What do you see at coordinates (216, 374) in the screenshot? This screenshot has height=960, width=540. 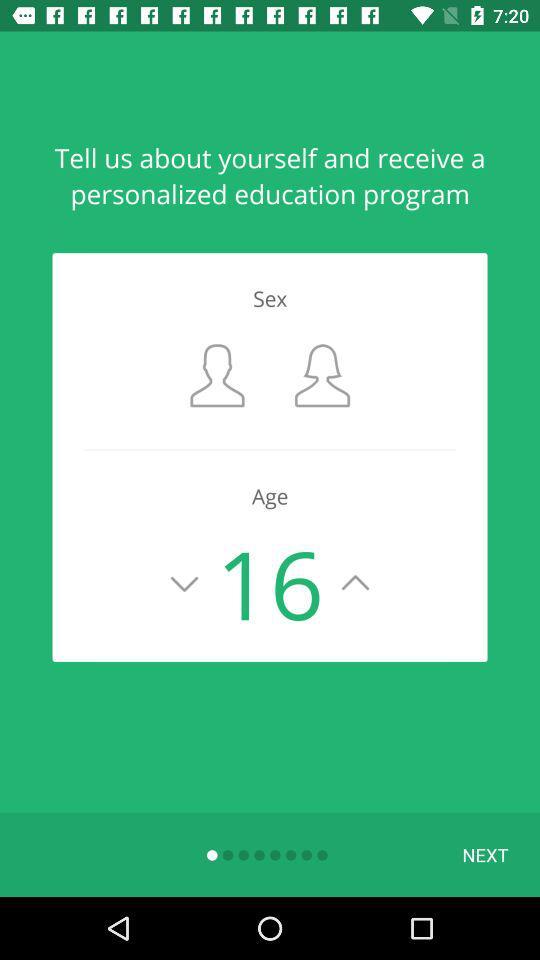 I see `male option button` at bounding box center [216, 374].